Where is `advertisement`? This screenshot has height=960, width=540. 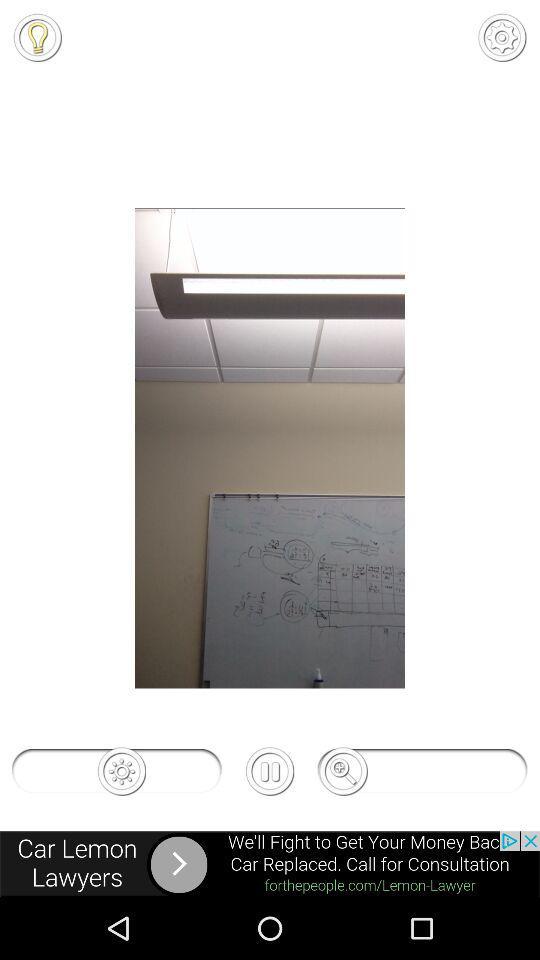 advertisement is located at coordinates (270, 863).